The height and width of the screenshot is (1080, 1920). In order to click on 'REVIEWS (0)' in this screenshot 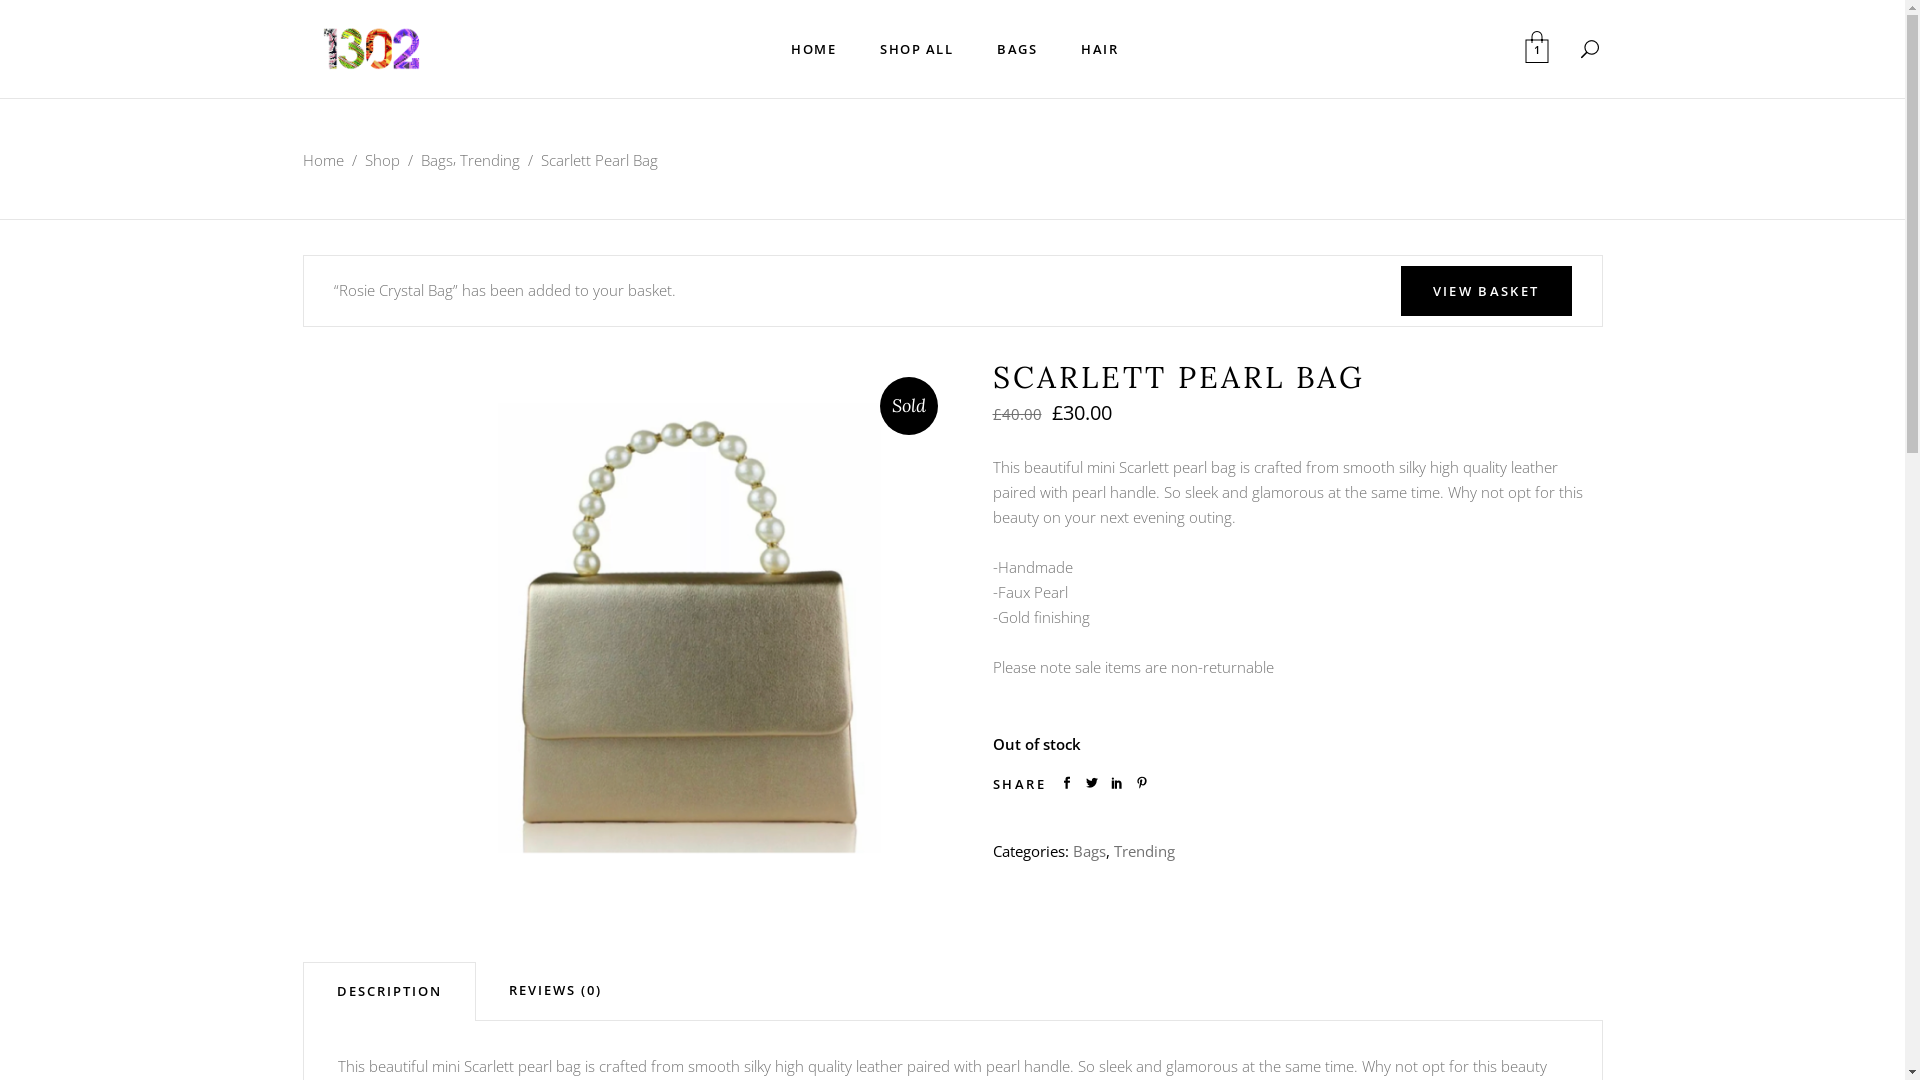, I will do `click(555, 990)`.